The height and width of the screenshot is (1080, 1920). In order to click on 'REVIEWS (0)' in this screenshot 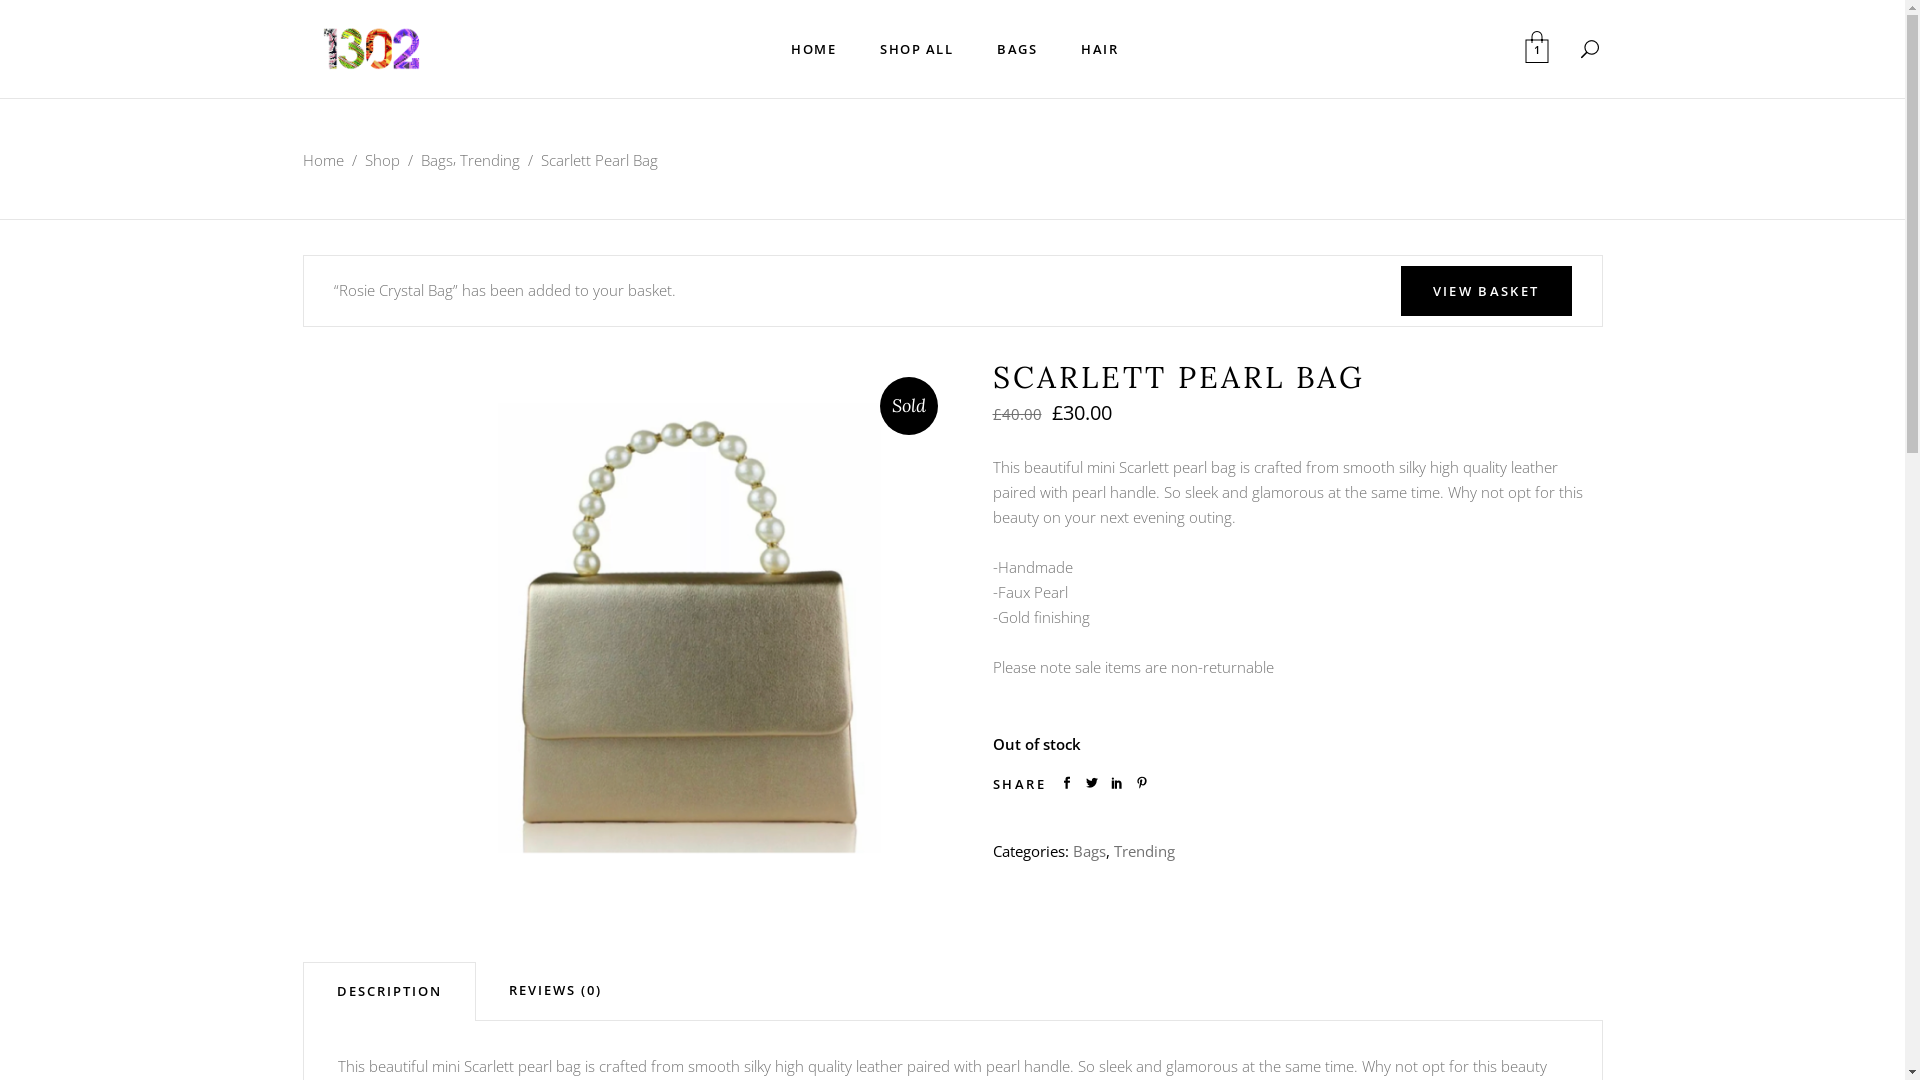, I will do `click(555, 990)`.